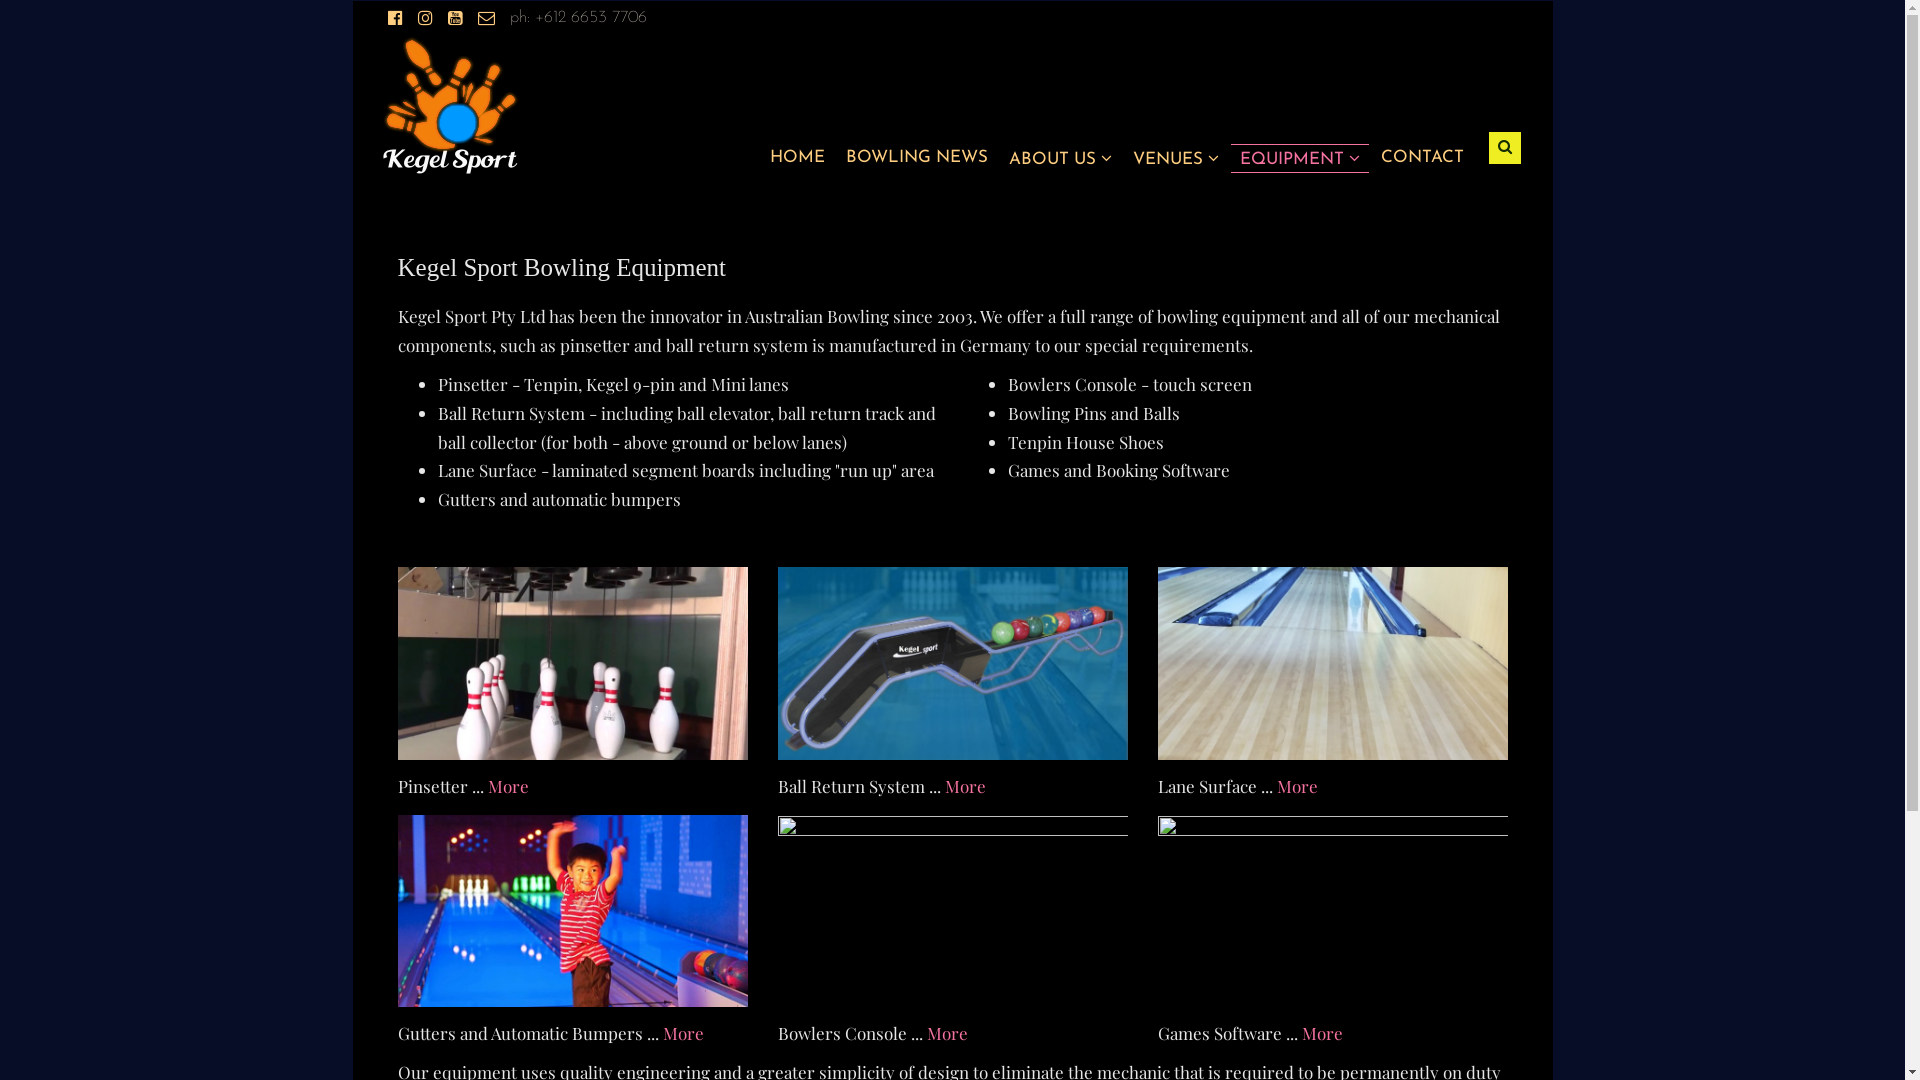 The width and height of the screenshot is (1920, 1080). Describe the element at coordinates (1175, 157) in the screenshot. I see `'VENUES'` at that location.